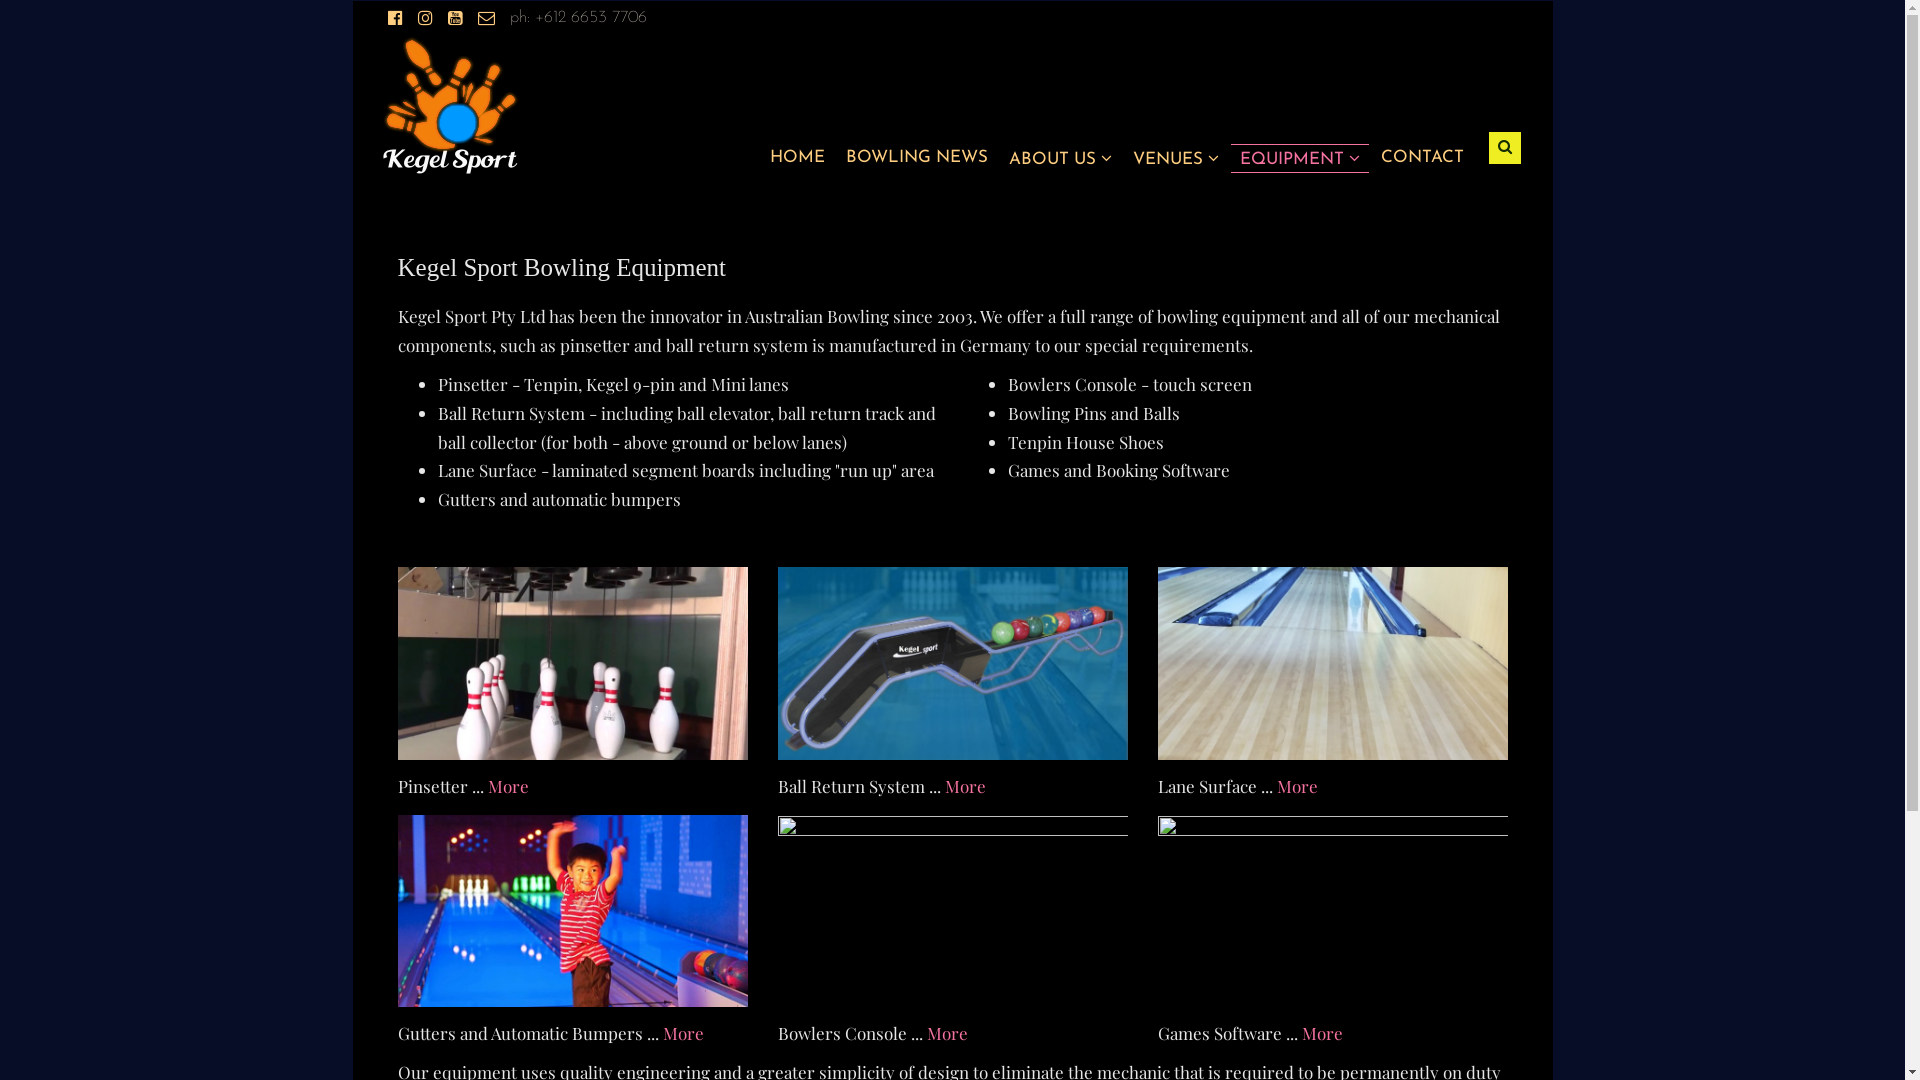 The width and height of the screenshot is (1920, 1080). Describe the element at coordinates (1175, 157) in the screenshot. I see `'VENUES'` at that location.